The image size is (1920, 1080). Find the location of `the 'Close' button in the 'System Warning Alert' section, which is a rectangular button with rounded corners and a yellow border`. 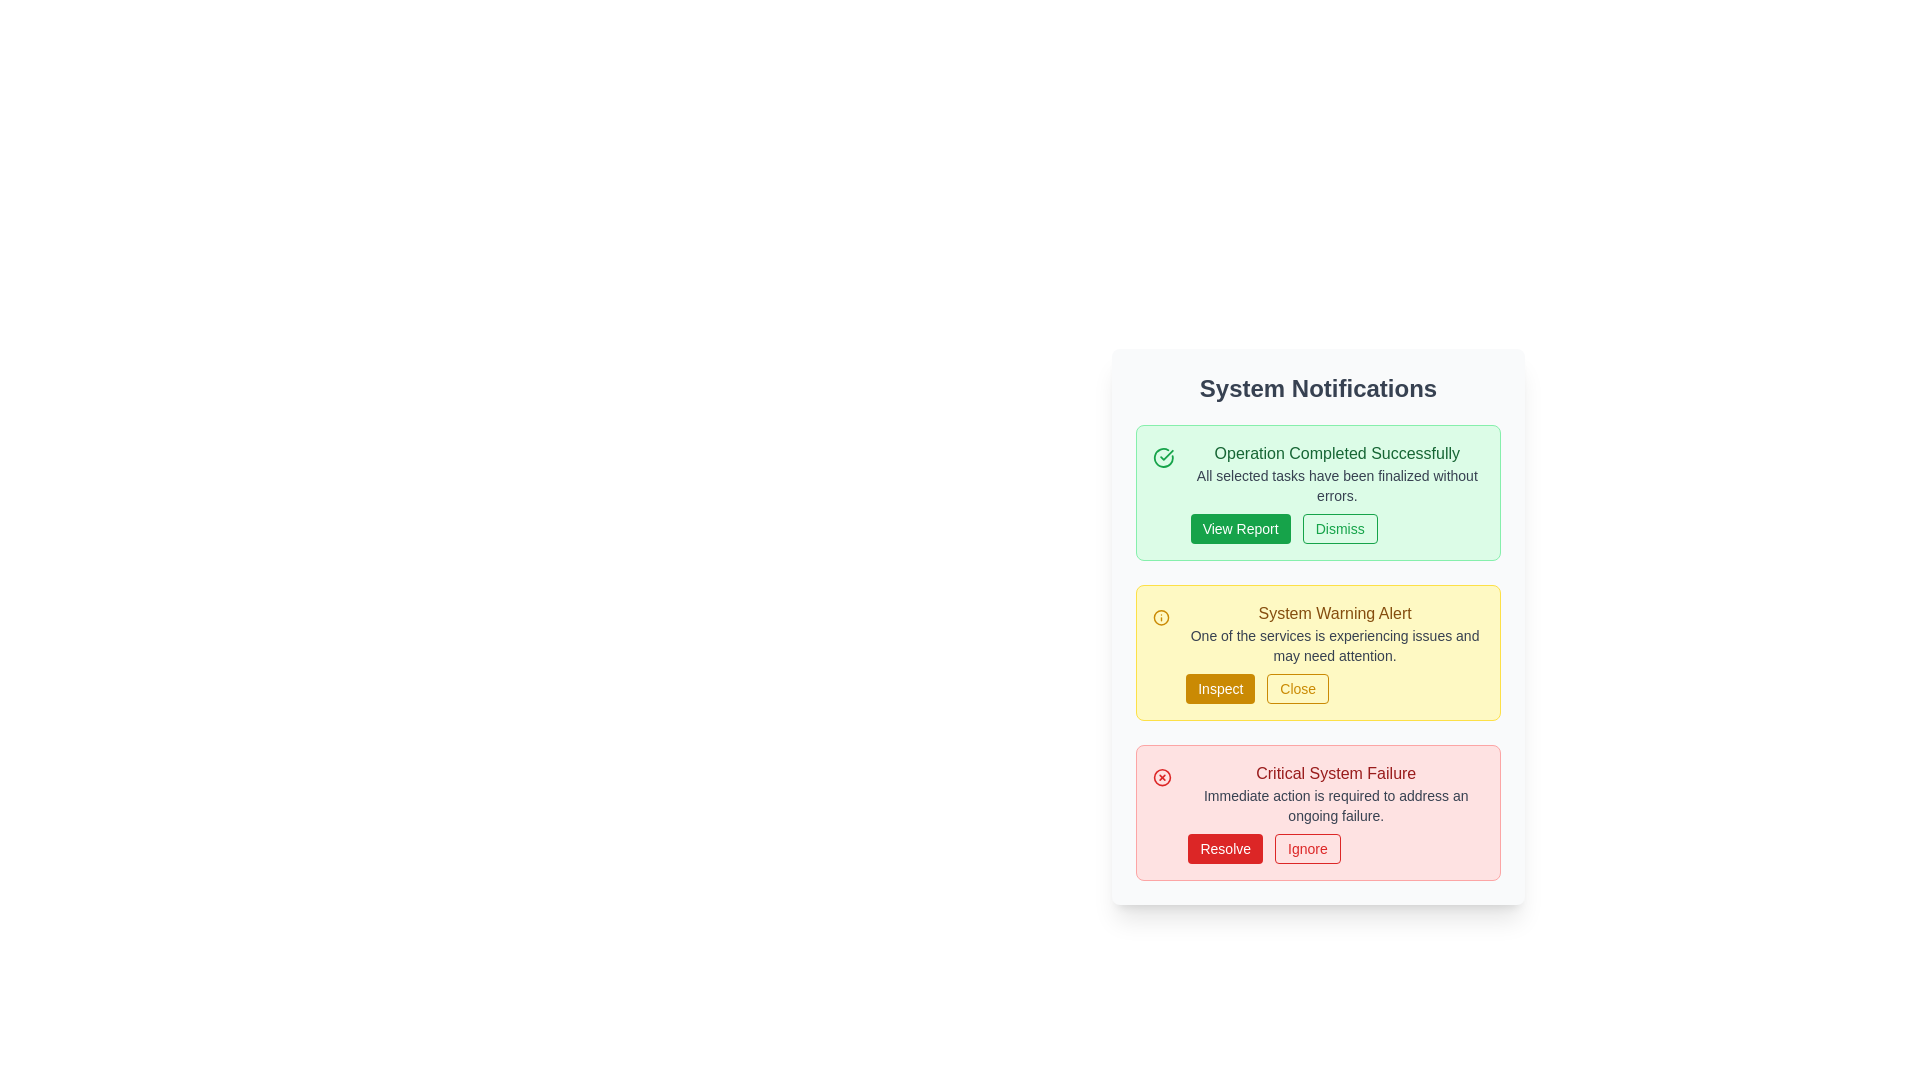

the 'Close' button in the 'System Warning Alert' section, which is a rectangular button with rounded corners and a yellow border is located at coordinates (1298, 688).